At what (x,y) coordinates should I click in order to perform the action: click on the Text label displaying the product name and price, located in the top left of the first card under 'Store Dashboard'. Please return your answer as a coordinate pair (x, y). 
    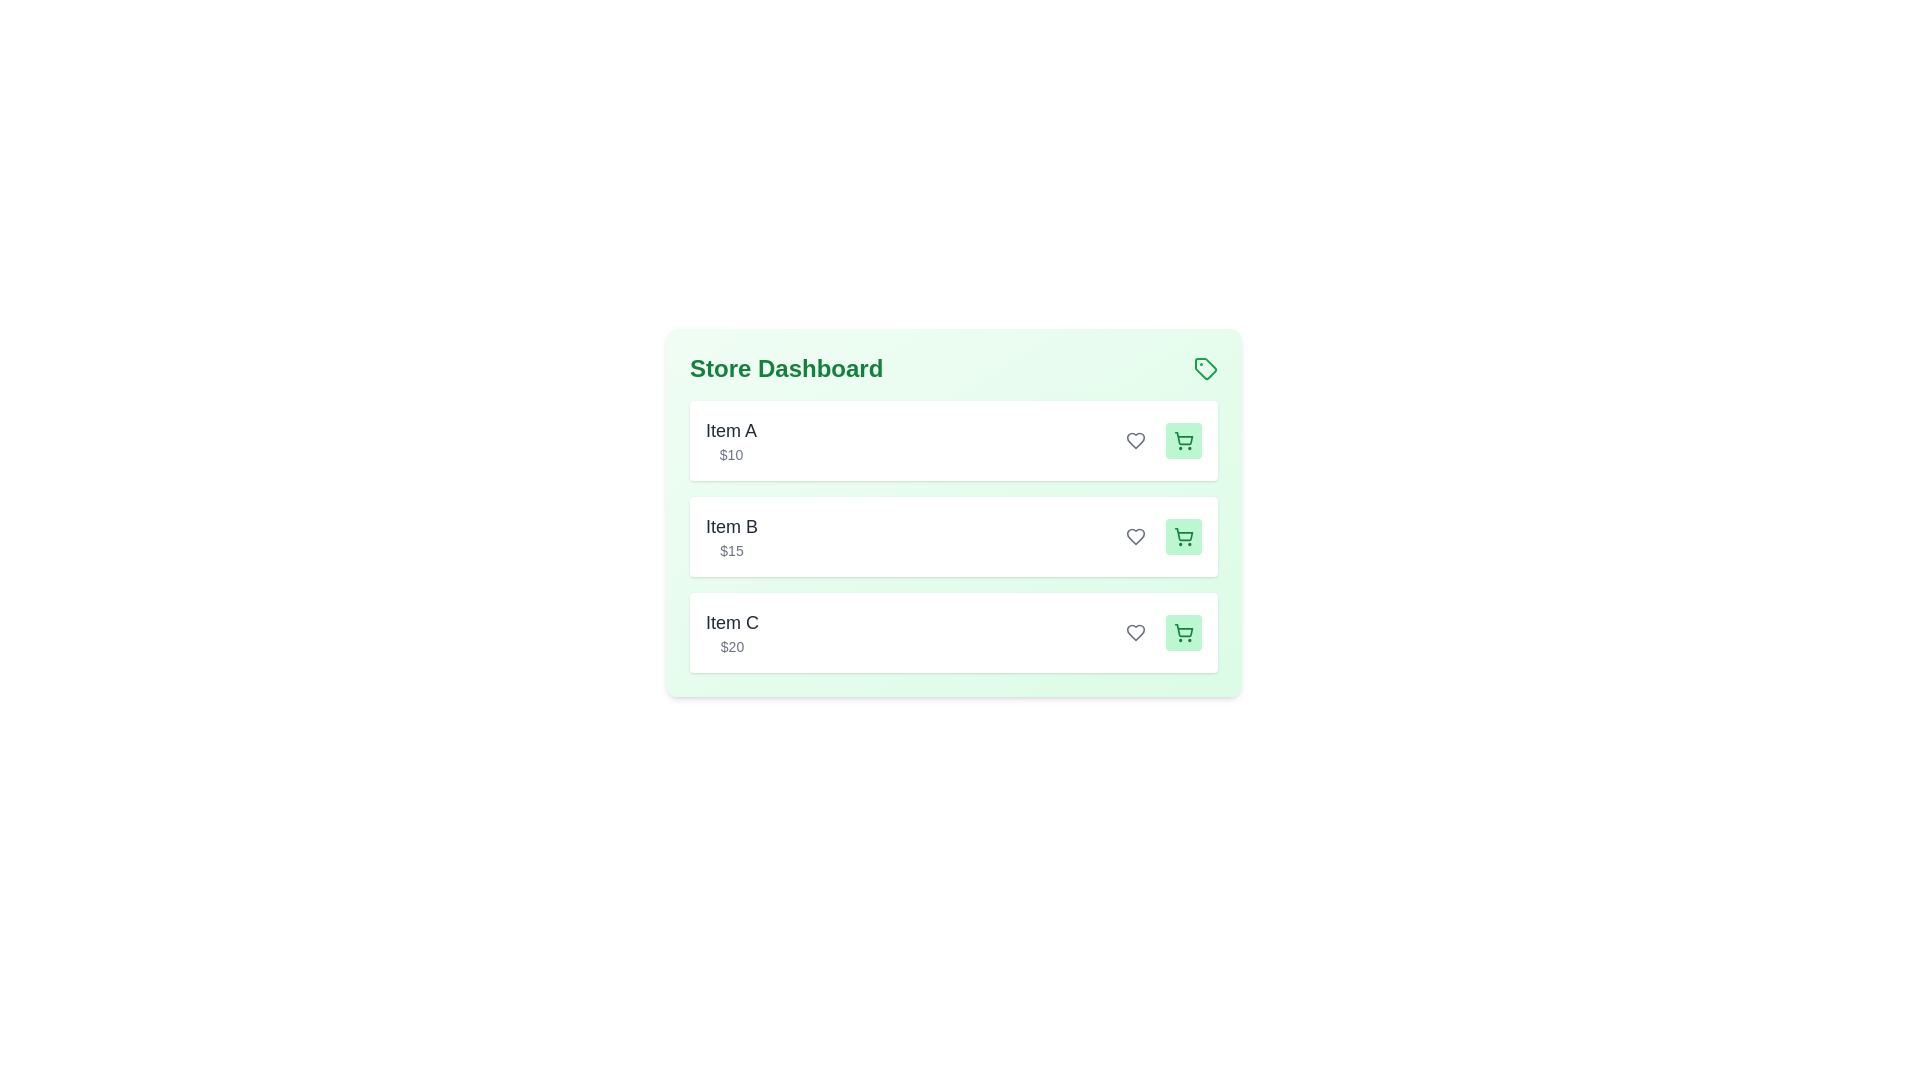
    Looking at the image, I should click on (730, 439).